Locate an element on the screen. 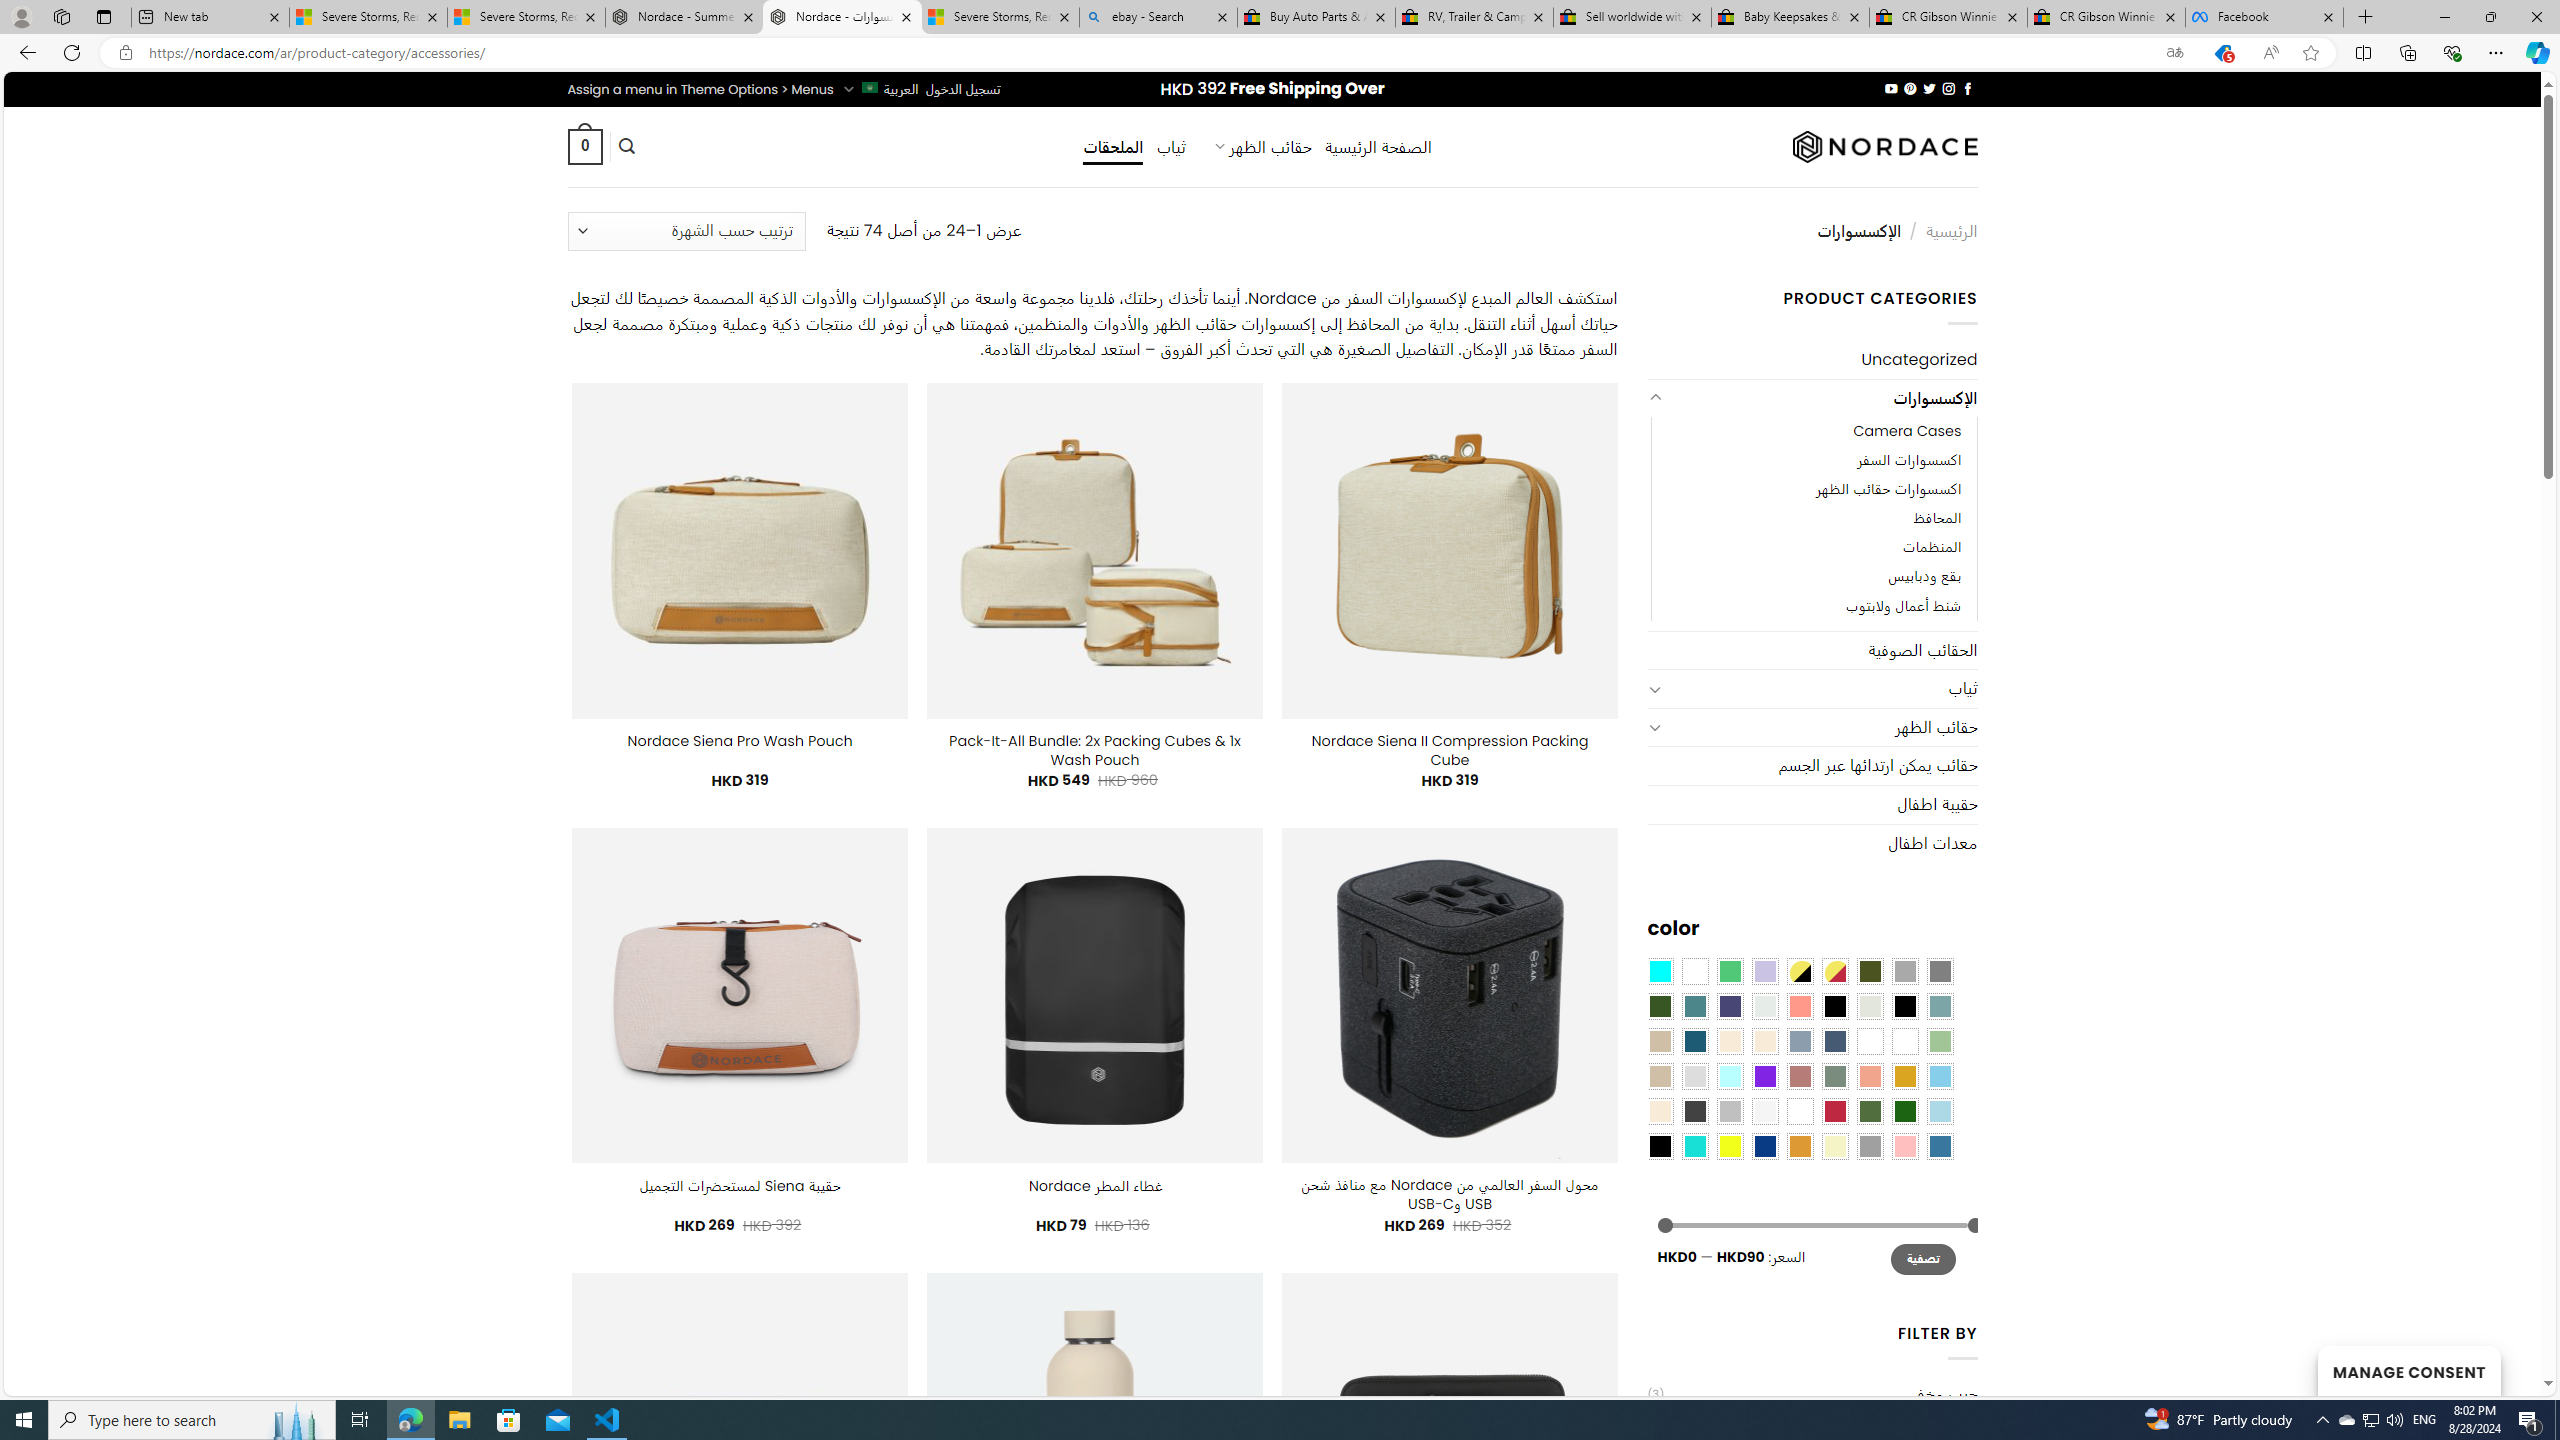  'Camera Cases' is located at coordinates (1813, 432).